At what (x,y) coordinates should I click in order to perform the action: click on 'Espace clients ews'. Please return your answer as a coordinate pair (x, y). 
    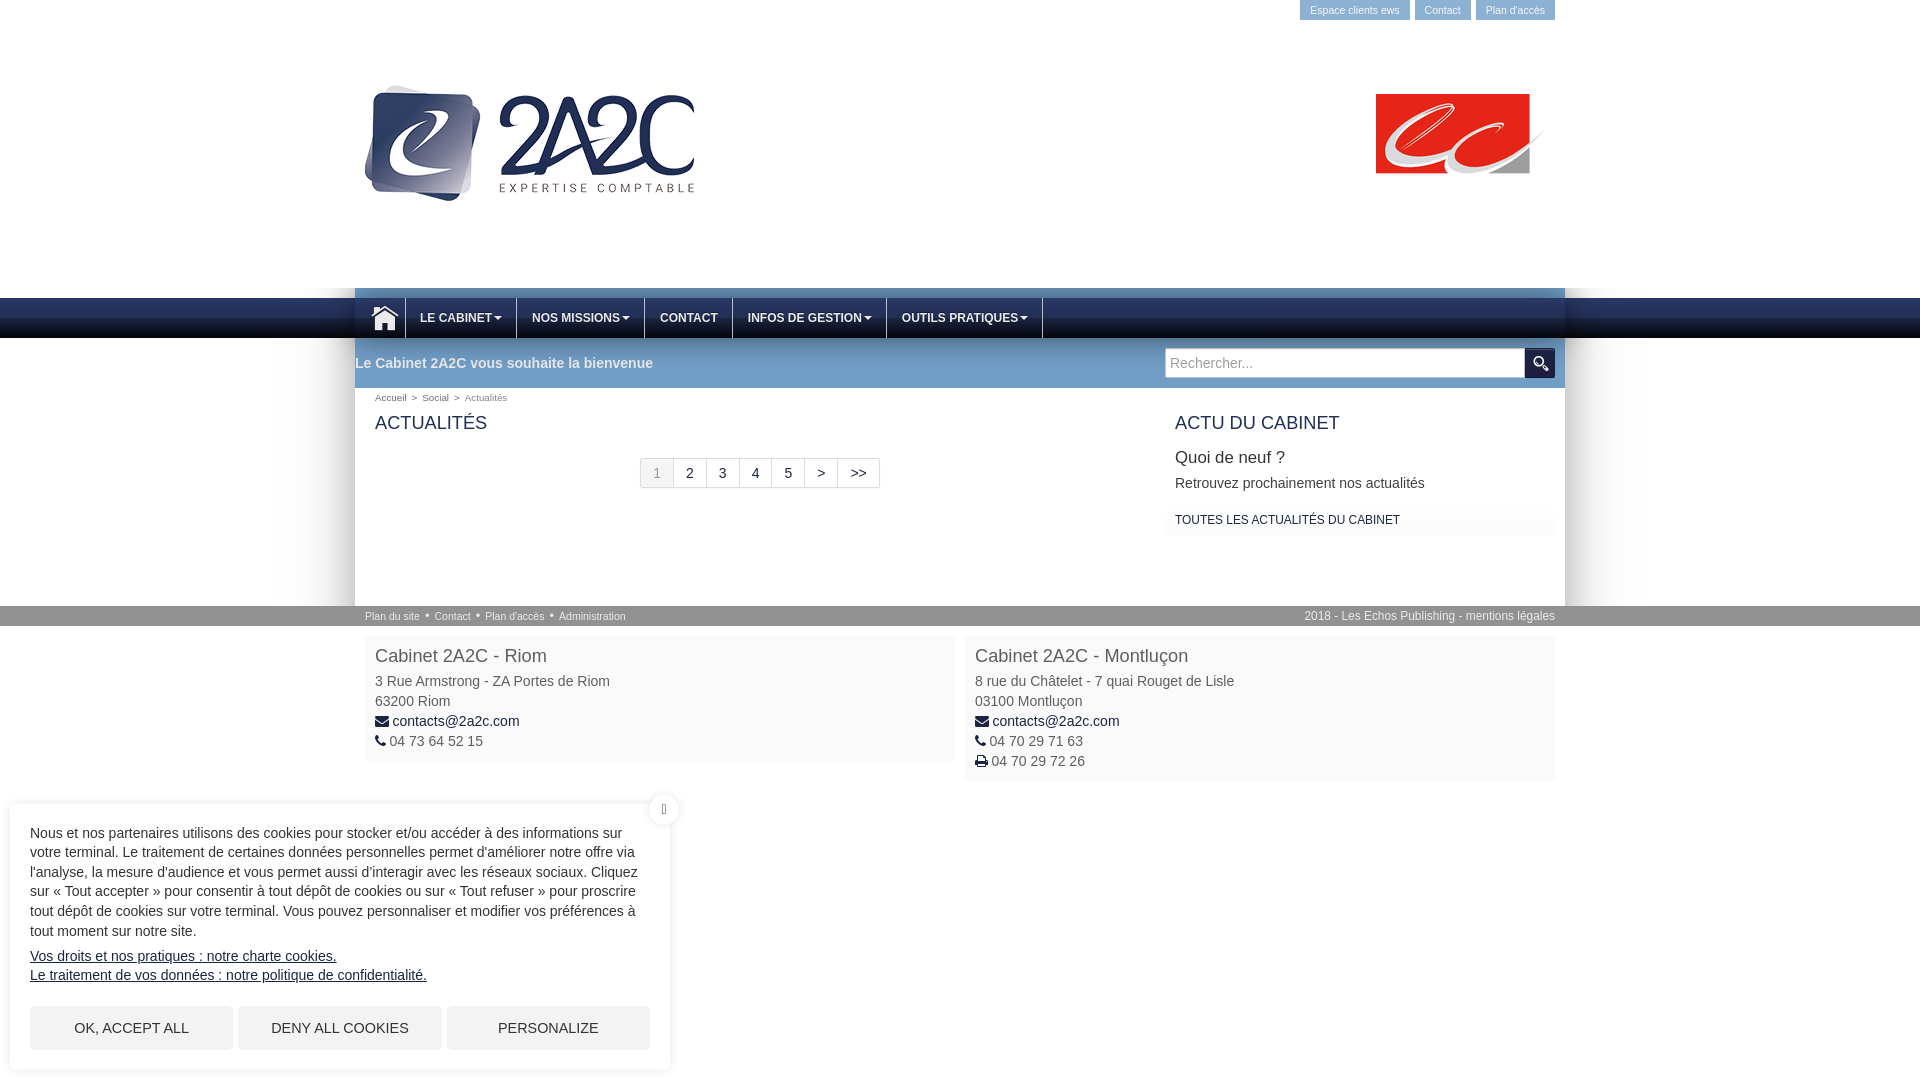
    Looking at the image, I should click on (1354, 10).